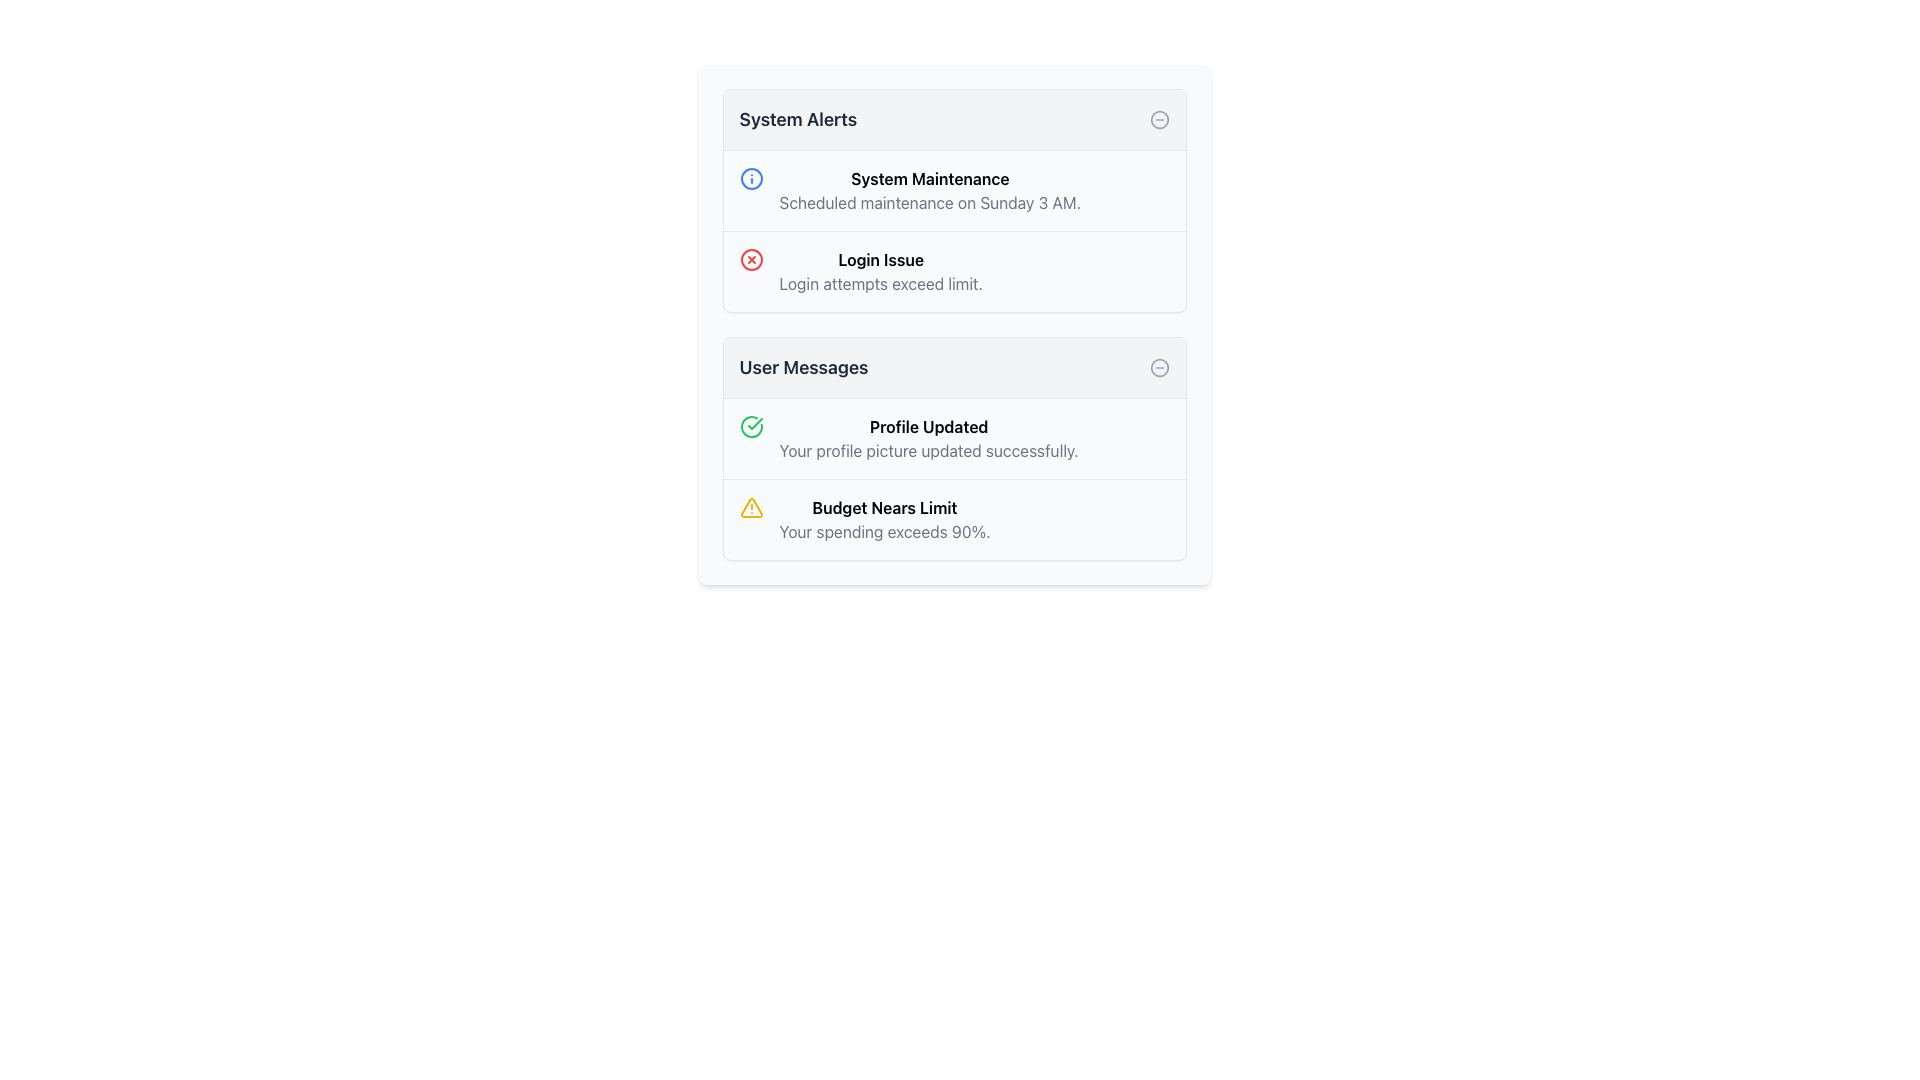 Image resolution: width=1920 pixels, height=1080 pixels. What do you see at coordinates (750, 177) in the screenshot?
I see `the informational icon next to the 'System Maintenance' alert in the 'System Alerts' section` at bounding box center [750, 177].